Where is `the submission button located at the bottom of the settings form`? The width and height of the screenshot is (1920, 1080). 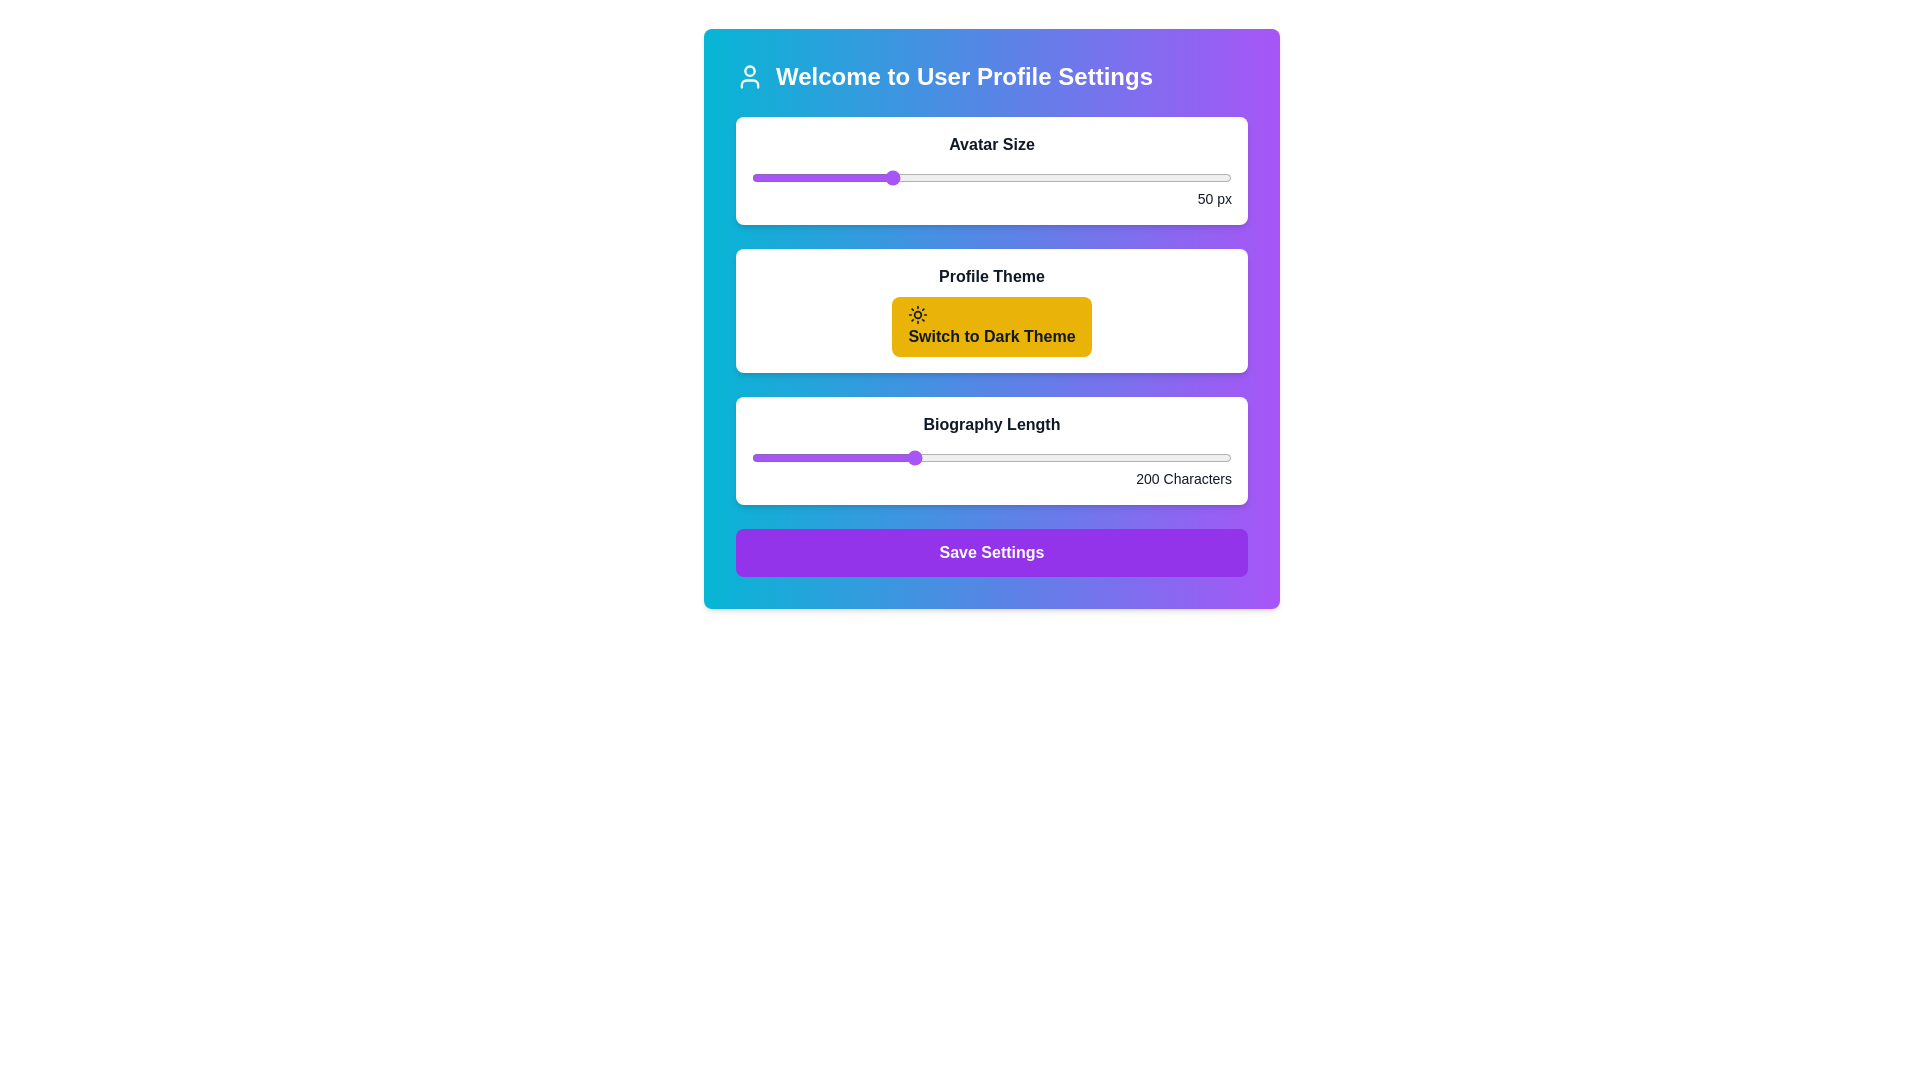
the submission button located at the bottom of the settings form is located at coordinates (992, 552).